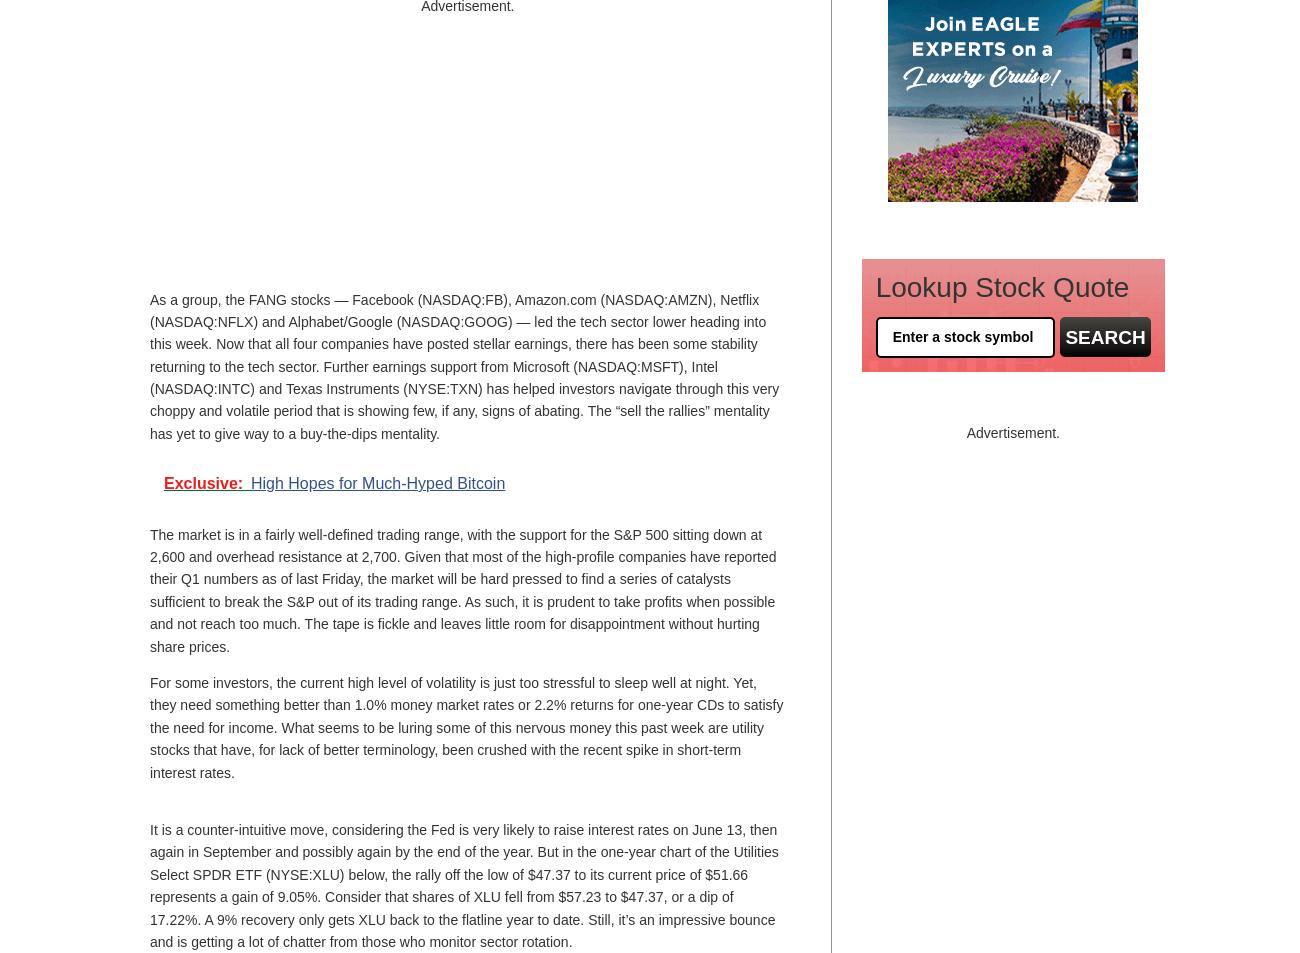 The image size is (1300, 953). I want to click on 'High Hopes for Much-Hyped Bitcoin', so click(248, 483).